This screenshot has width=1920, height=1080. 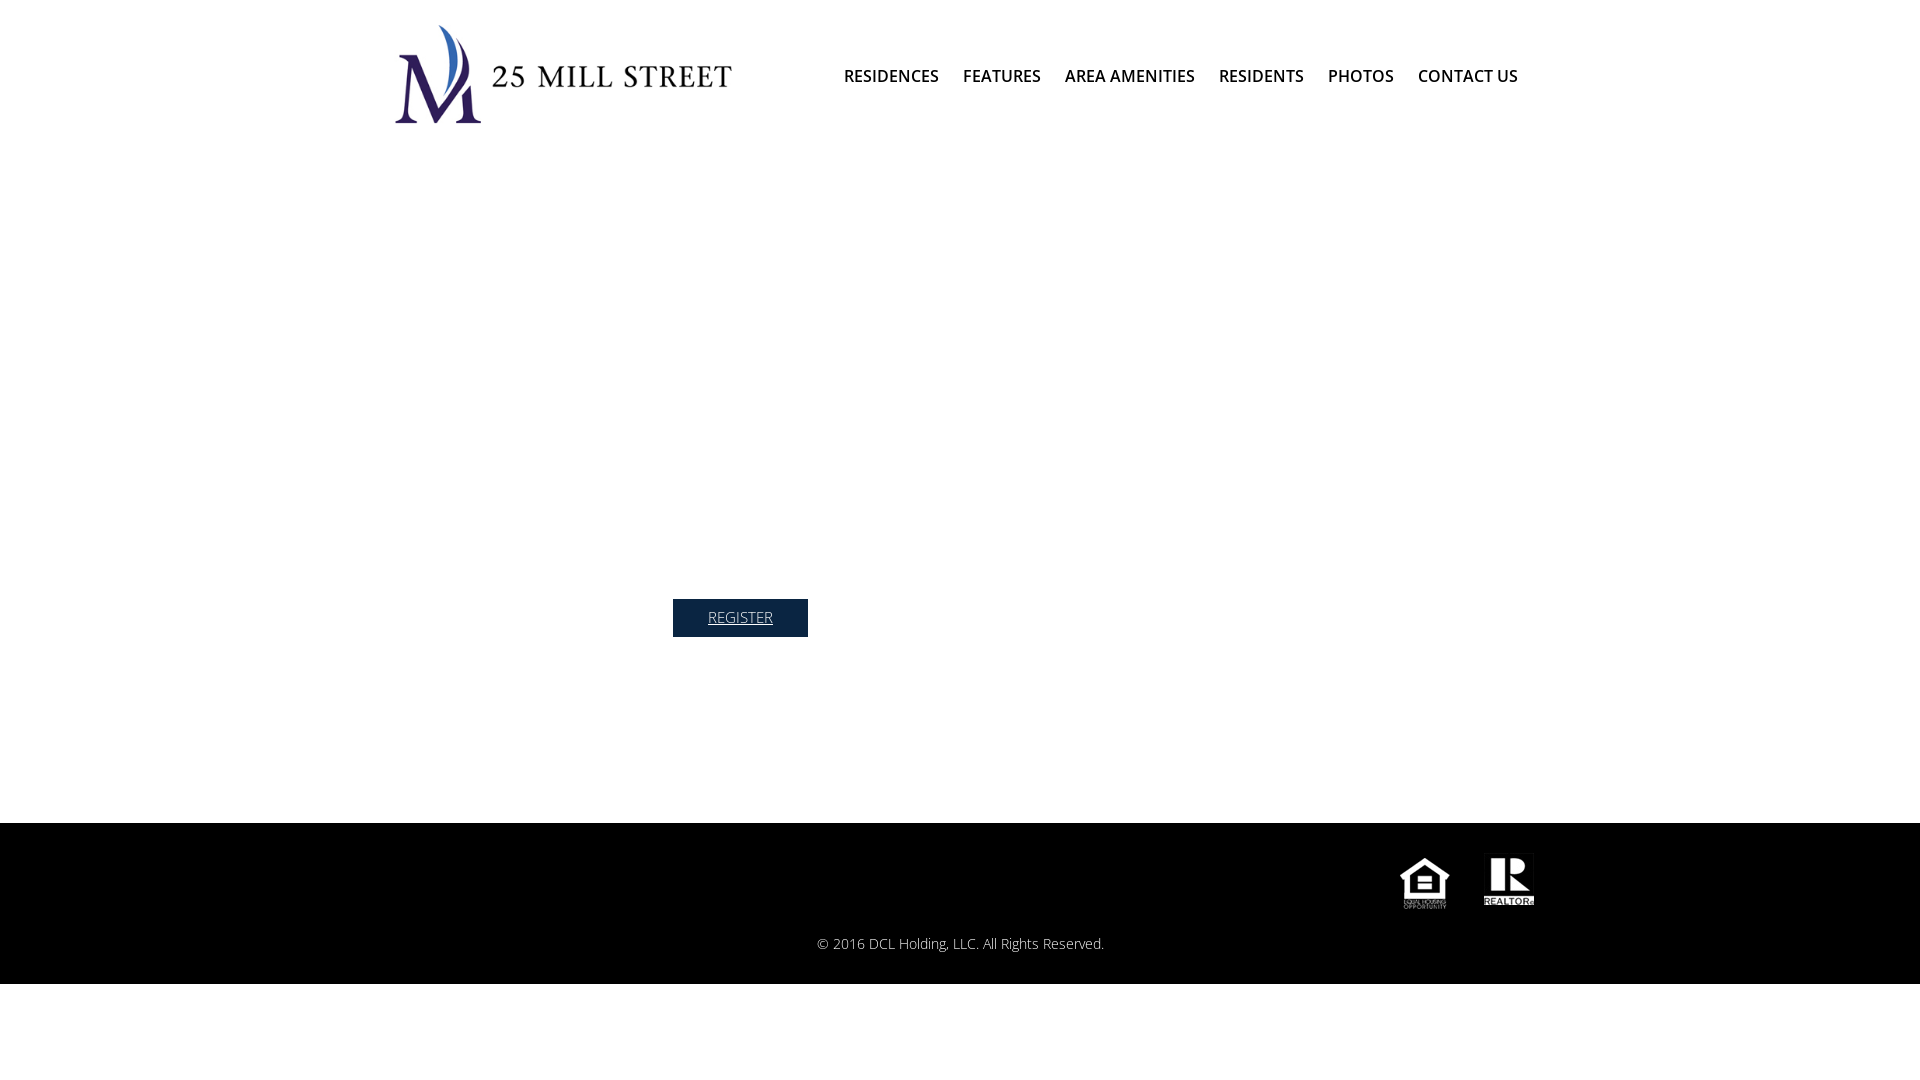 What do you see at coordinates (1468, 75) in the screenshot?
I see `'CONTACT US'` at bounding box center [1468, 75].